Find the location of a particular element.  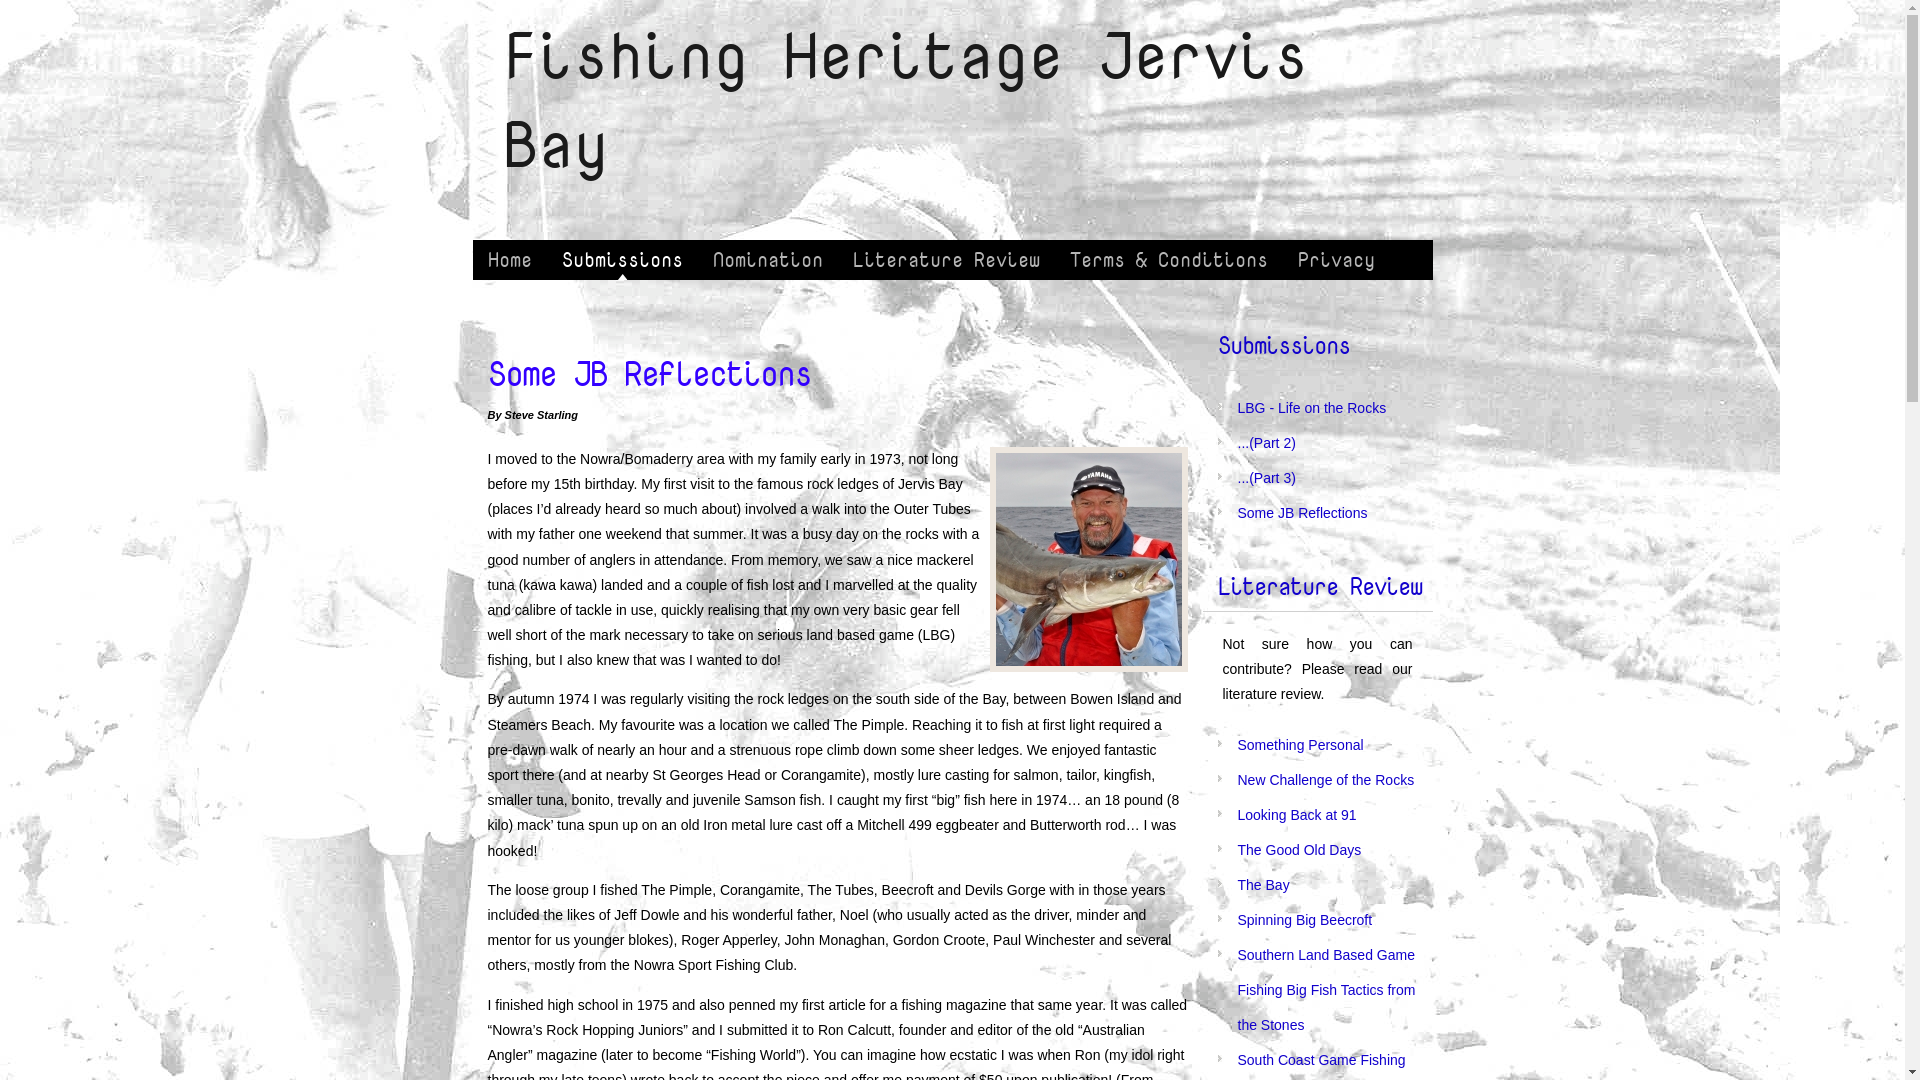

'The Bay' is located at coordinates (1262, 883).